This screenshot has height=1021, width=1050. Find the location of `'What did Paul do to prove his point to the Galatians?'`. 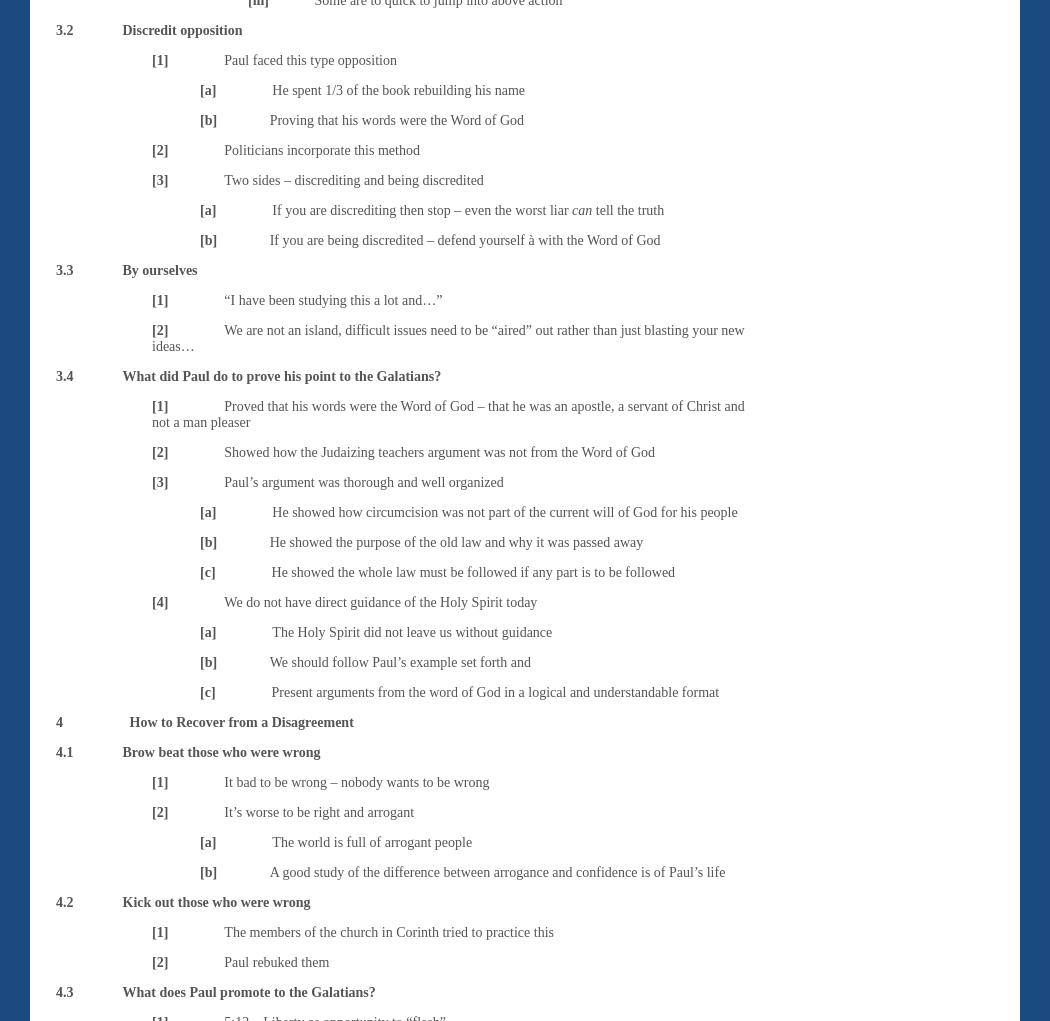

'What did Paul do to prove his point to the Galatians?' is located at coordinates (280, 375).